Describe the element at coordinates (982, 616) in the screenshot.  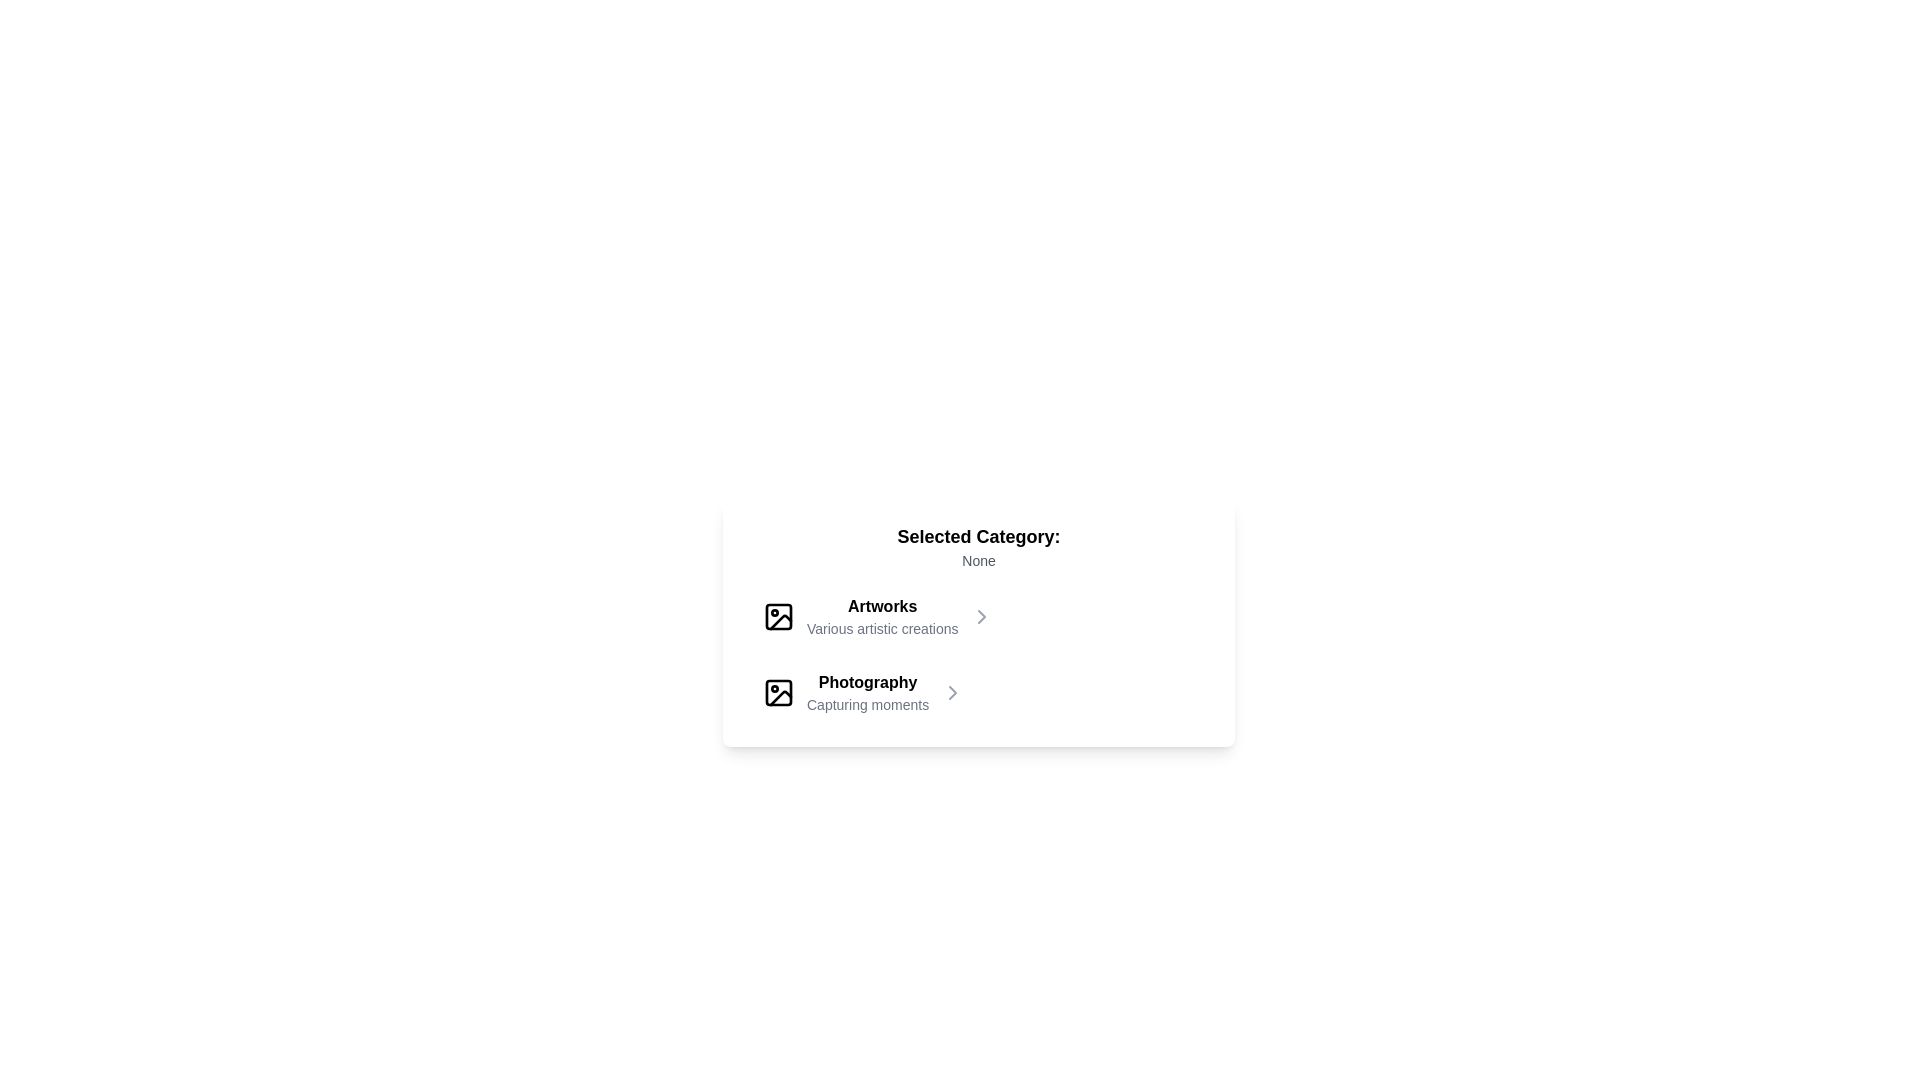
I see `the Icon Button located to the right of the 'Artworks' label` at that location.